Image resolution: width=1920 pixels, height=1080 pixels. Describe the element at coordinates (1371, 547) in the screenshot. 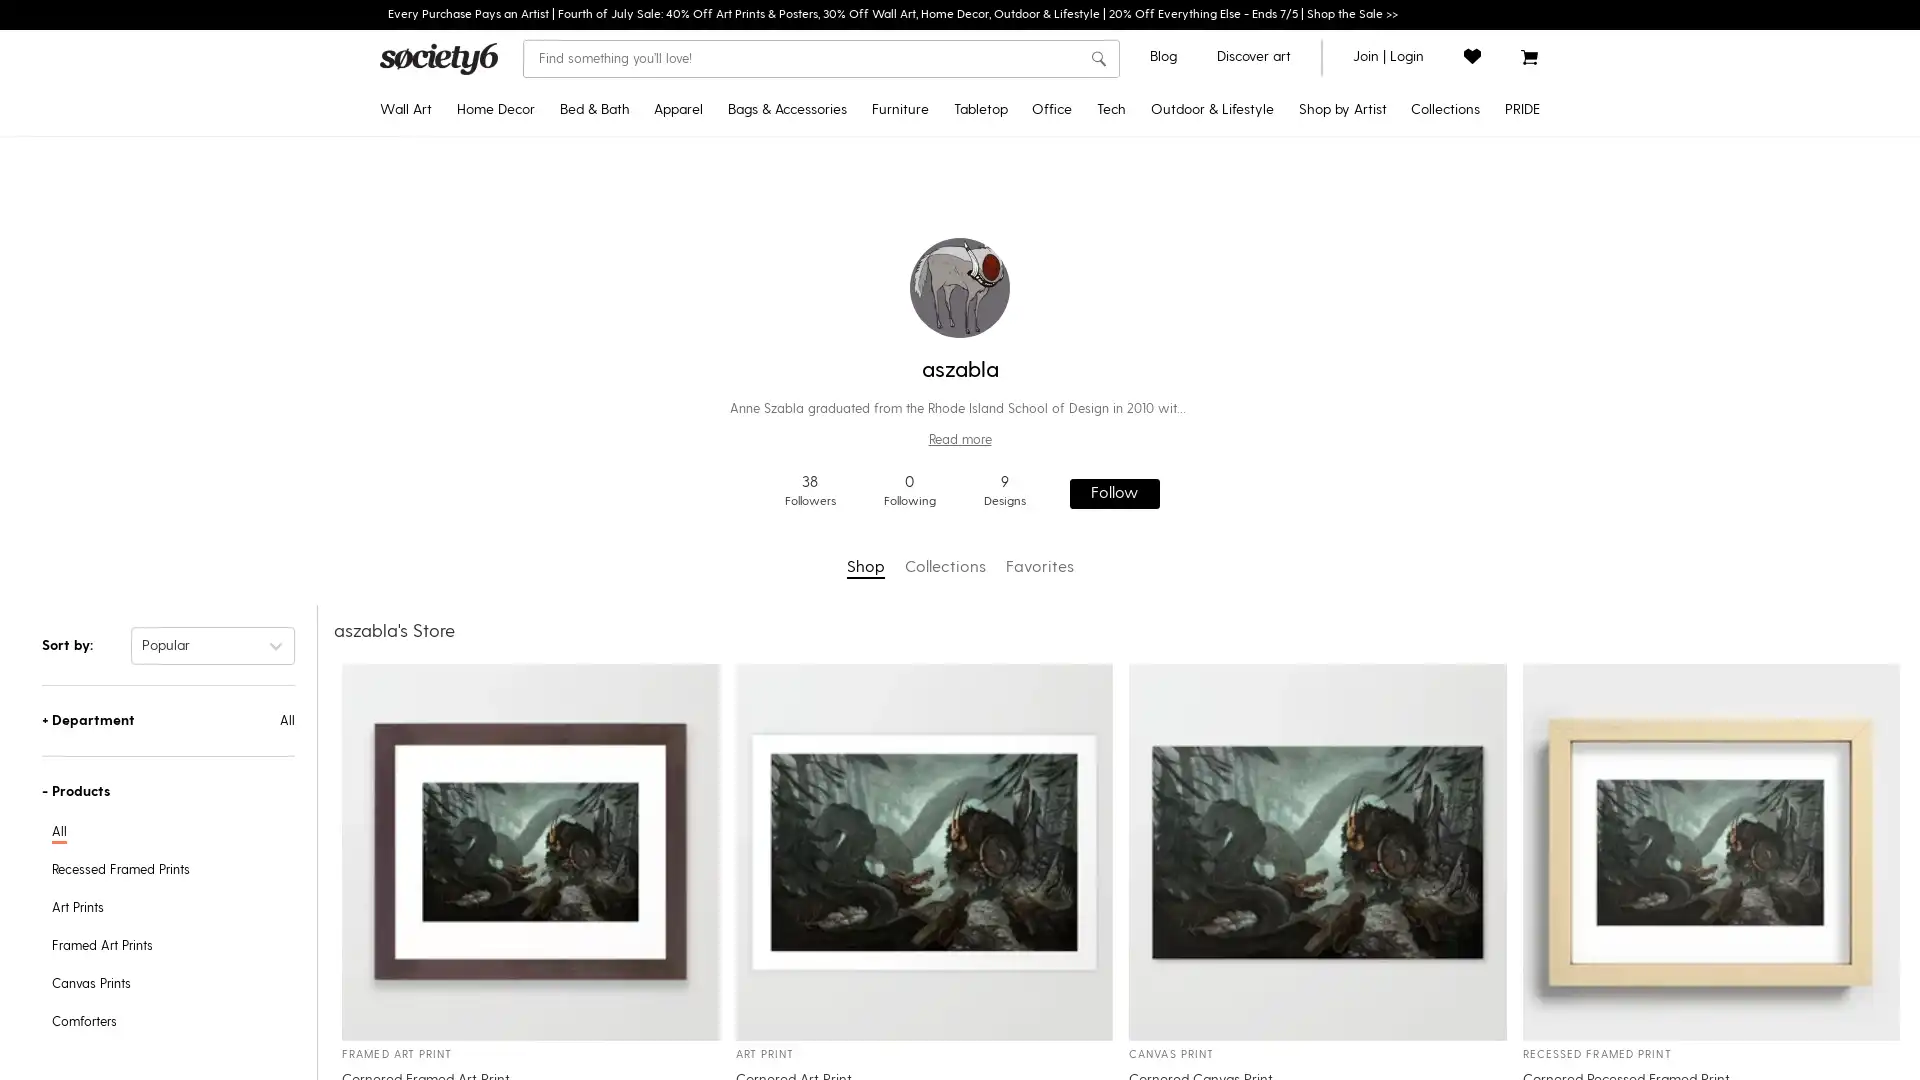

I see `Introducing: Tabletop Textiles` at that location.